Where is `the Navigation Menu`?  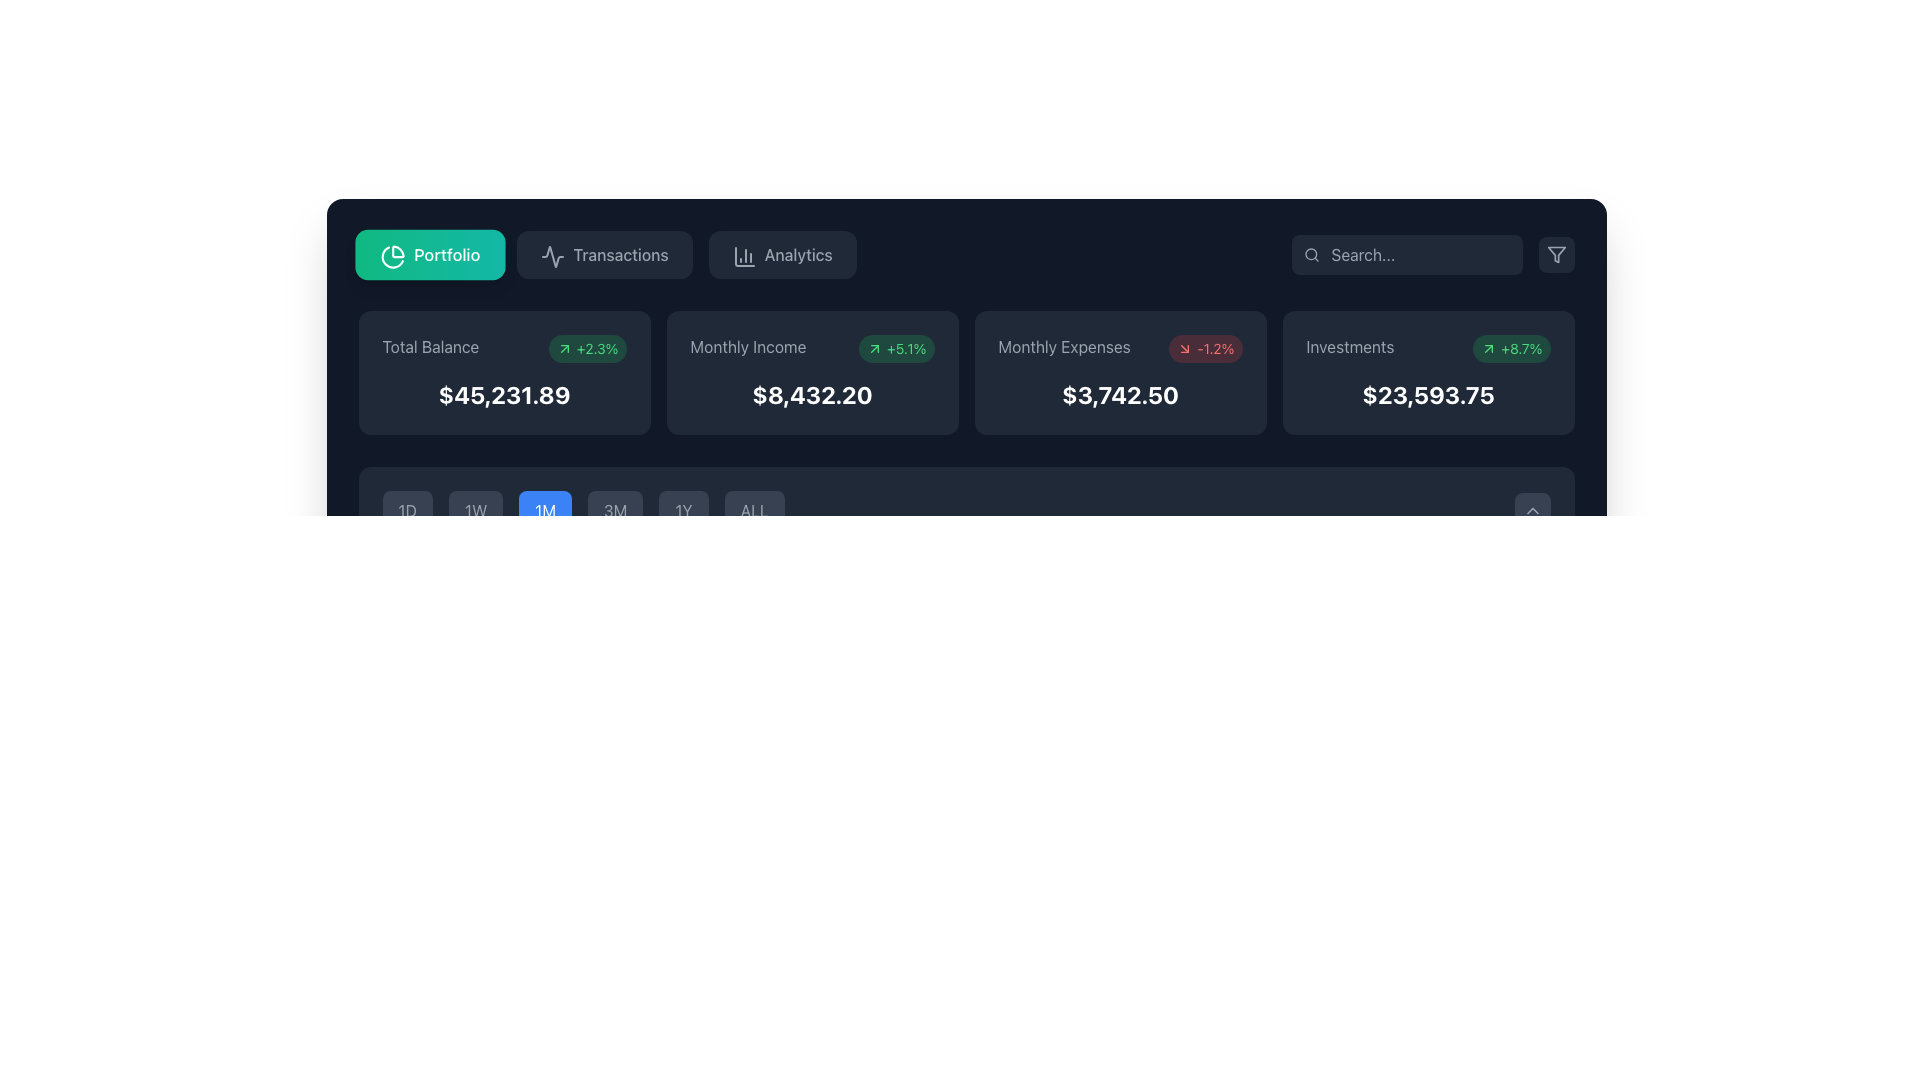
the Navigation Menu is located at coordinates (606, 253).